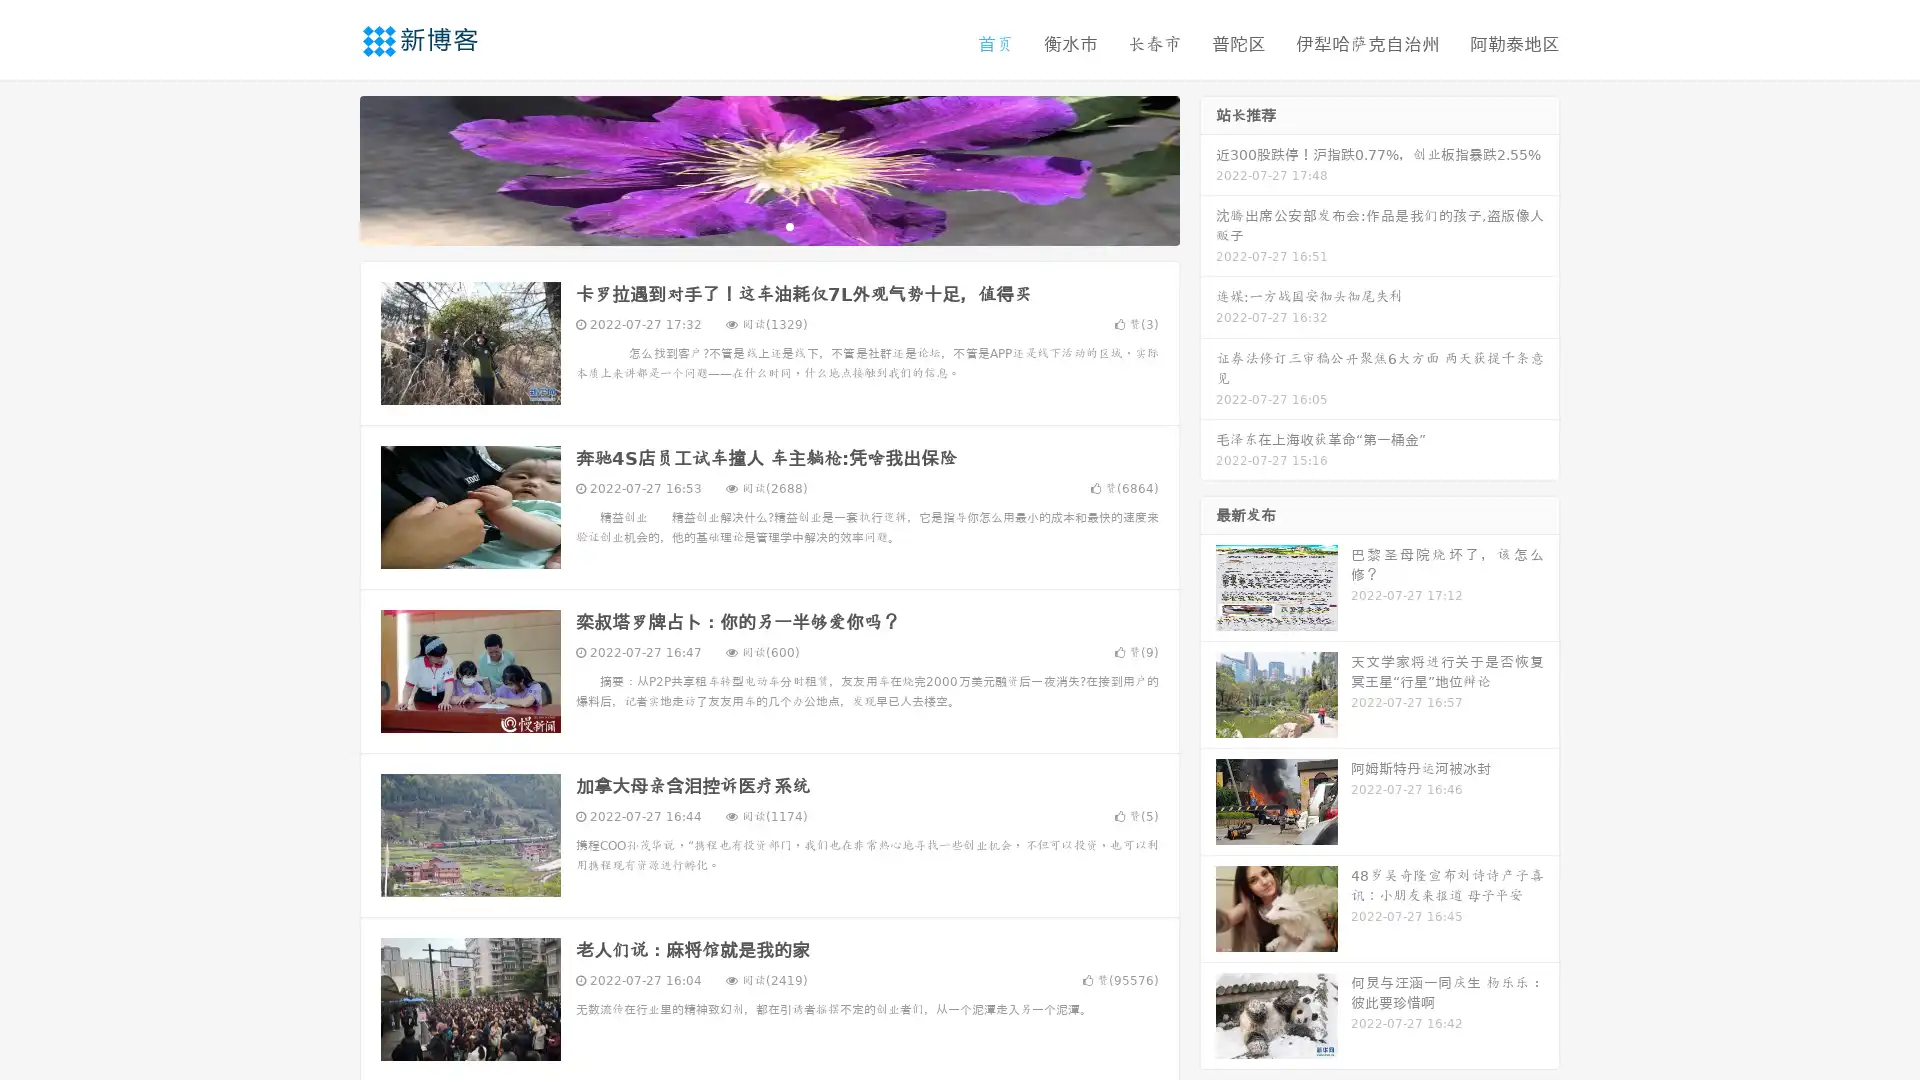 The image size is (1920, 1080). What do you see at coordinates (789, 225) in the screenshot?
I see `Go to slide 3` at bounding box center [789, 225].